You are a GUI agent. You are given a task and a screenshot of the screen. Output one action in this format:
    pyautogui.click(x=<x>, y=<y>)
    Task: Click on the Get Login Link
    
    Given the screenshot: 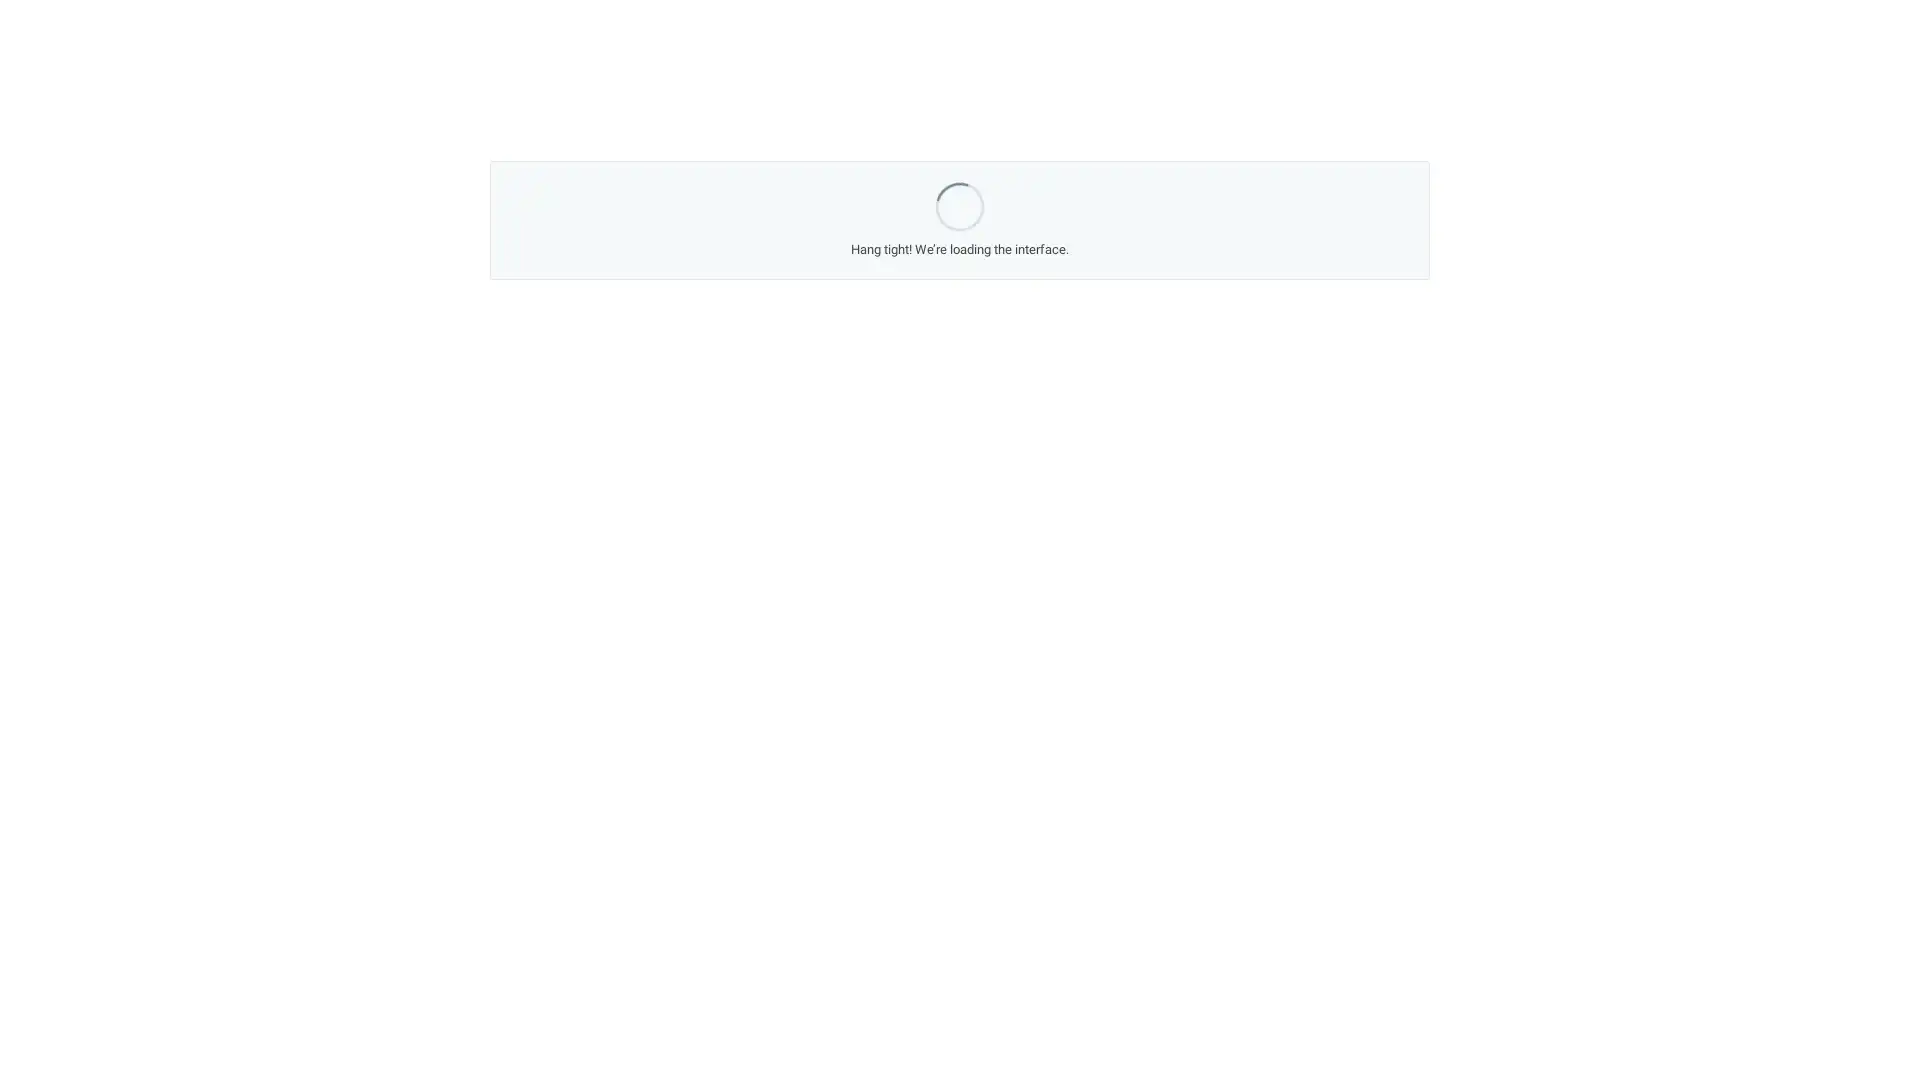 What is the action you would take?
    pyautogui.click(x=674, y=431)
    